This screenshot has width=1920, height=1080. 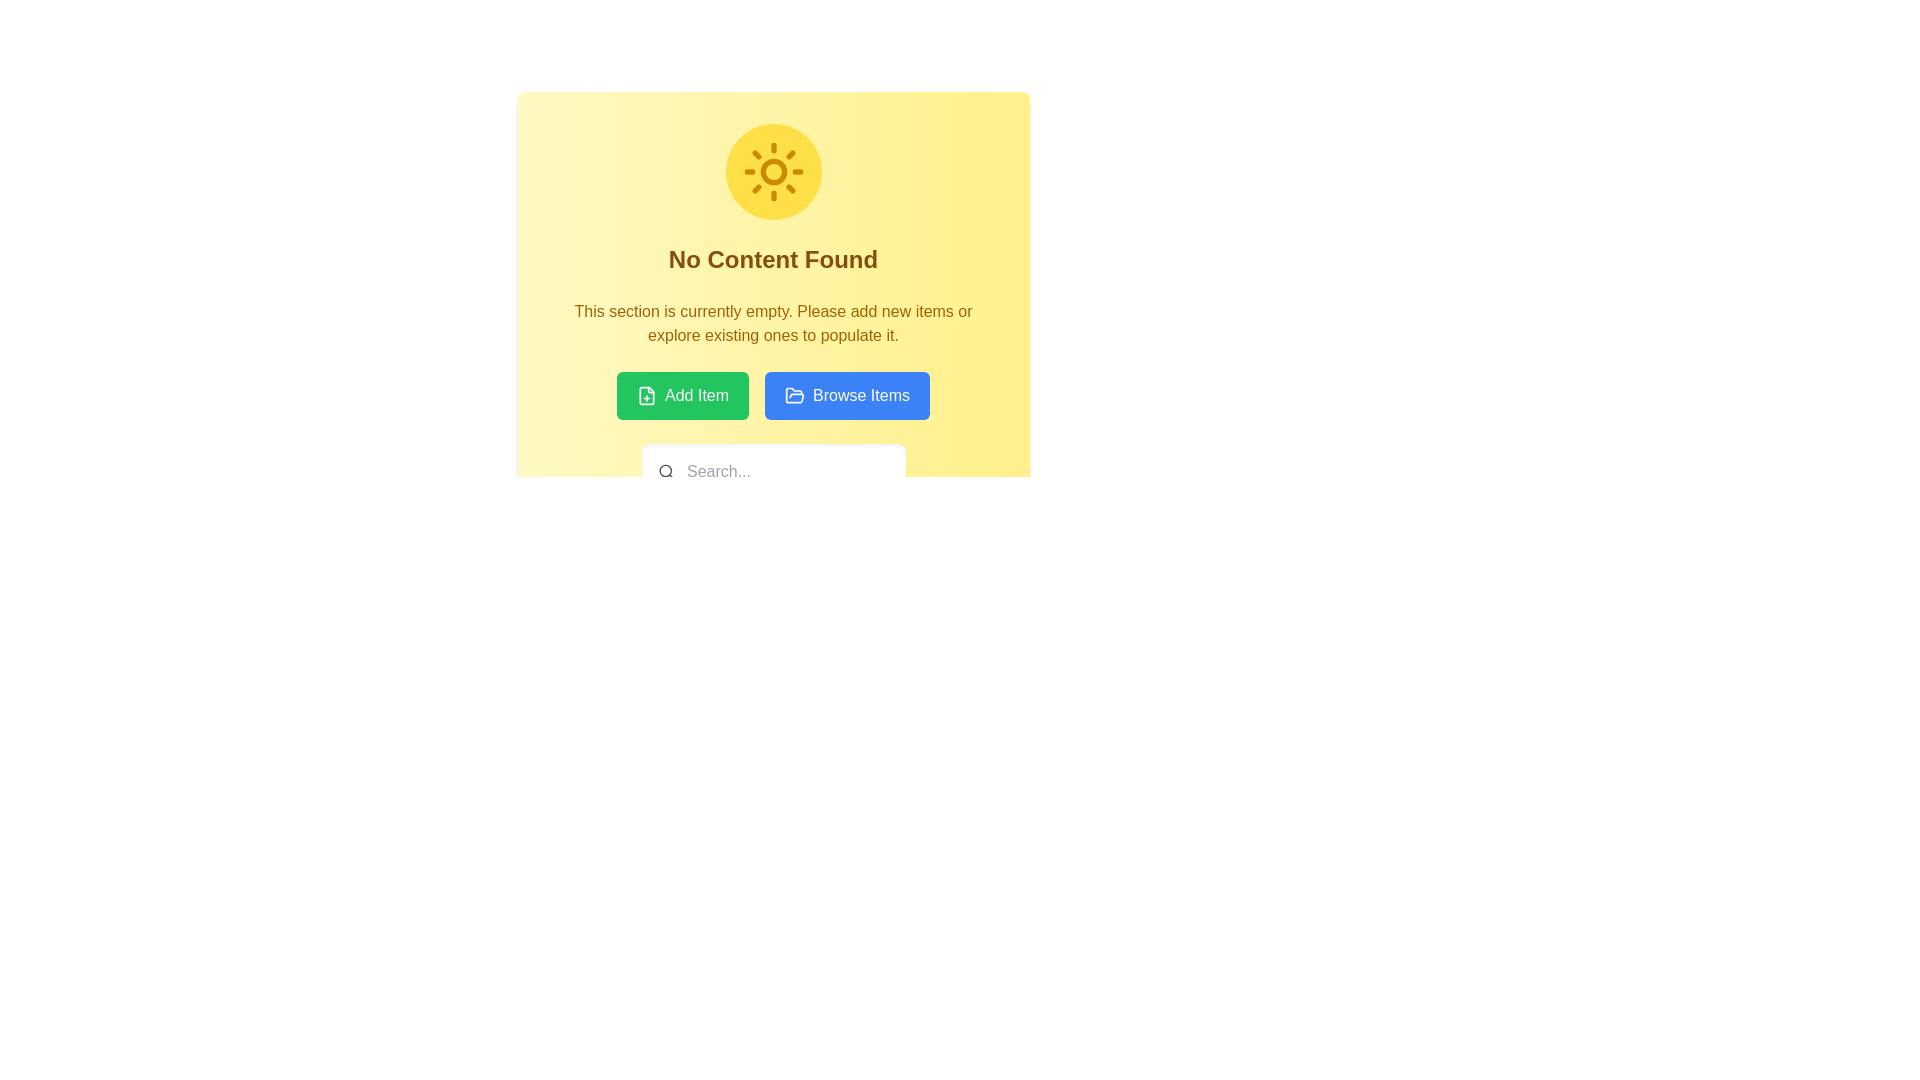 What do you see at coordinates (772, 323) in the screenshot?
I see `the text block informing users about the lack of content, which is positioned under the 'No Content Found' header and above the 'Add Item' and 'Browse Items' buttons` at bounding box center [772, 323].